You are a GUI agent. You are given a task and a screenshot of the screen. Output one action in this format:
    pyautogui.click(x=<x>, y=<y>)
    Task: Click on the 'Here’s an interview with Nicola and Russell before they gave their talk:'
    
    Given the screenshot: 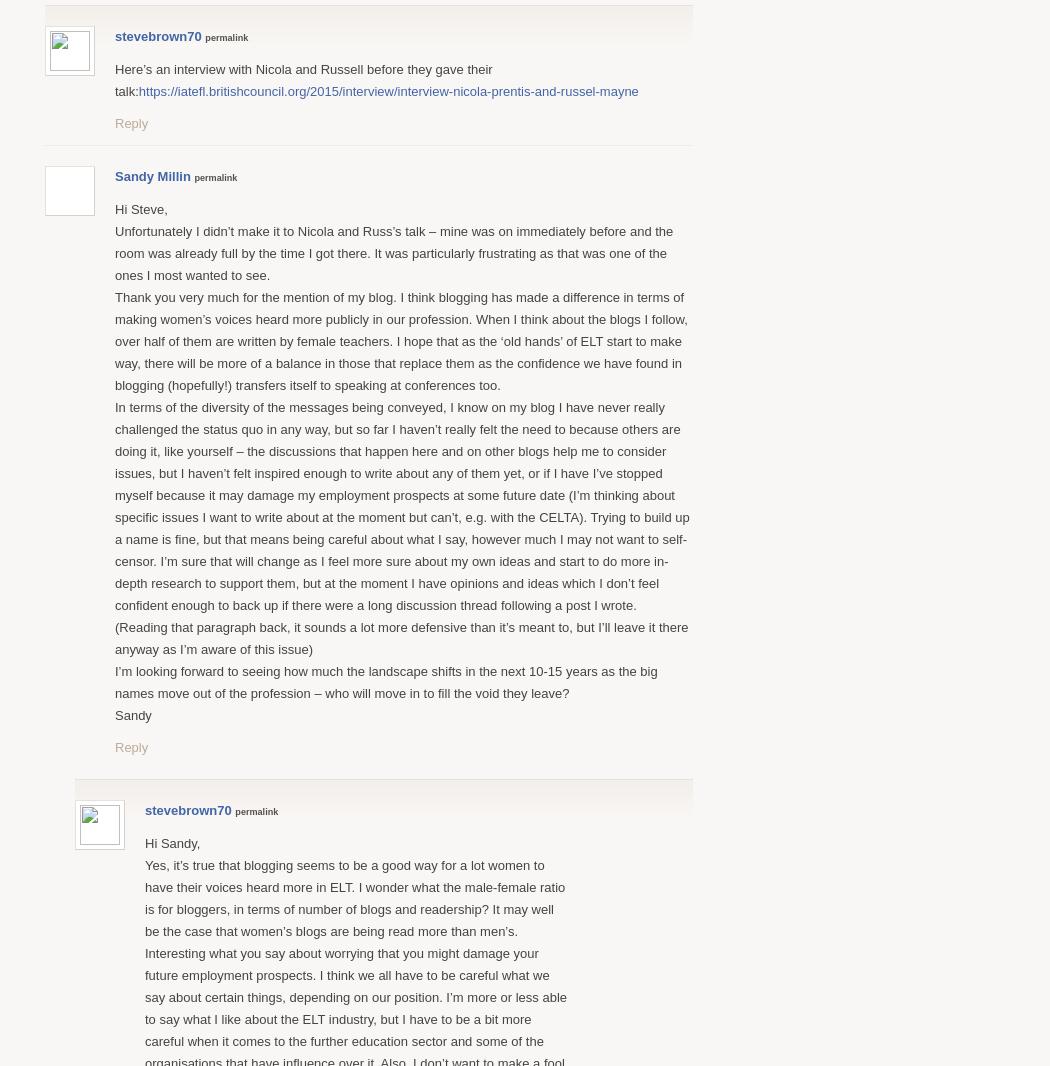 What is the action you would take?
    pyautogui.click(x=113, y=78)
    